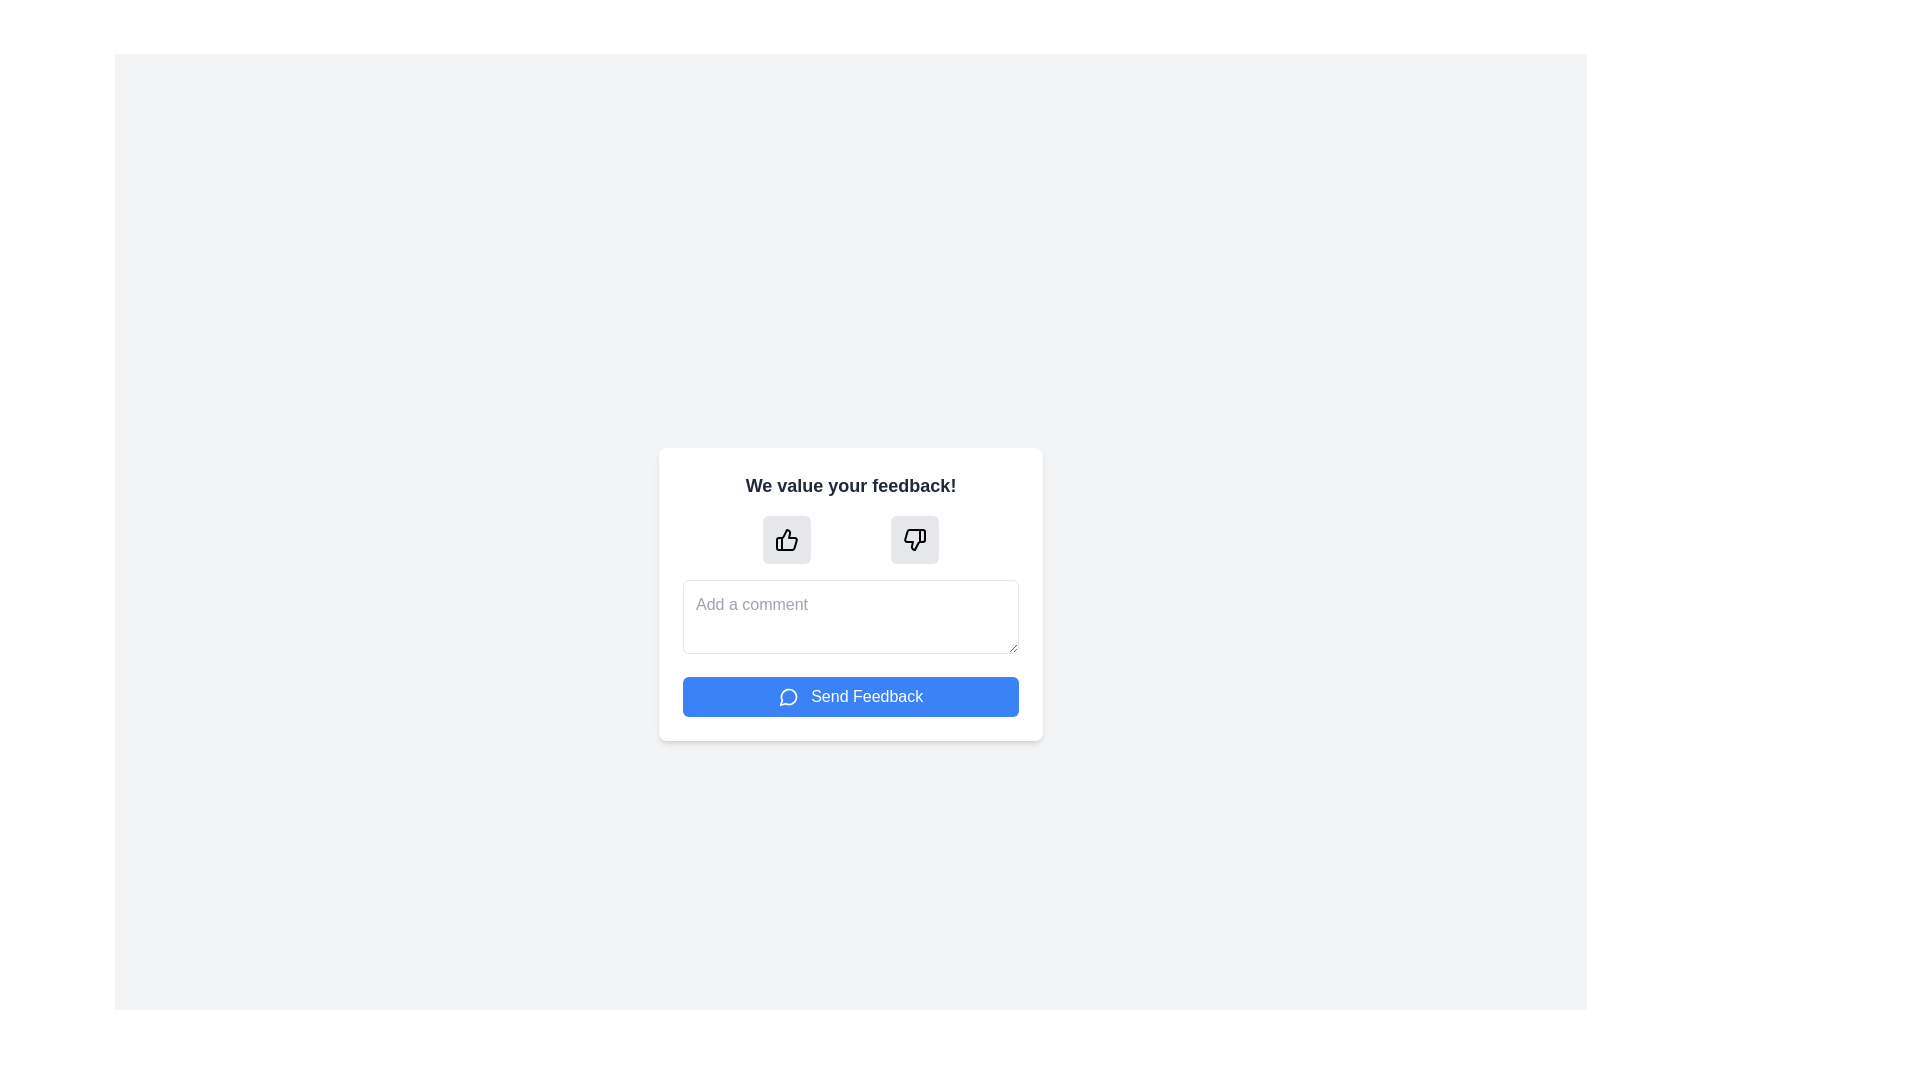 The height and width of the screenshot is (1080, 1920). I want to click on the speech or message bubble icon, which is styled as a circular outline with a triangular tail, located in the feedback message panel adjacent to the feedback button, so click(787, 696).